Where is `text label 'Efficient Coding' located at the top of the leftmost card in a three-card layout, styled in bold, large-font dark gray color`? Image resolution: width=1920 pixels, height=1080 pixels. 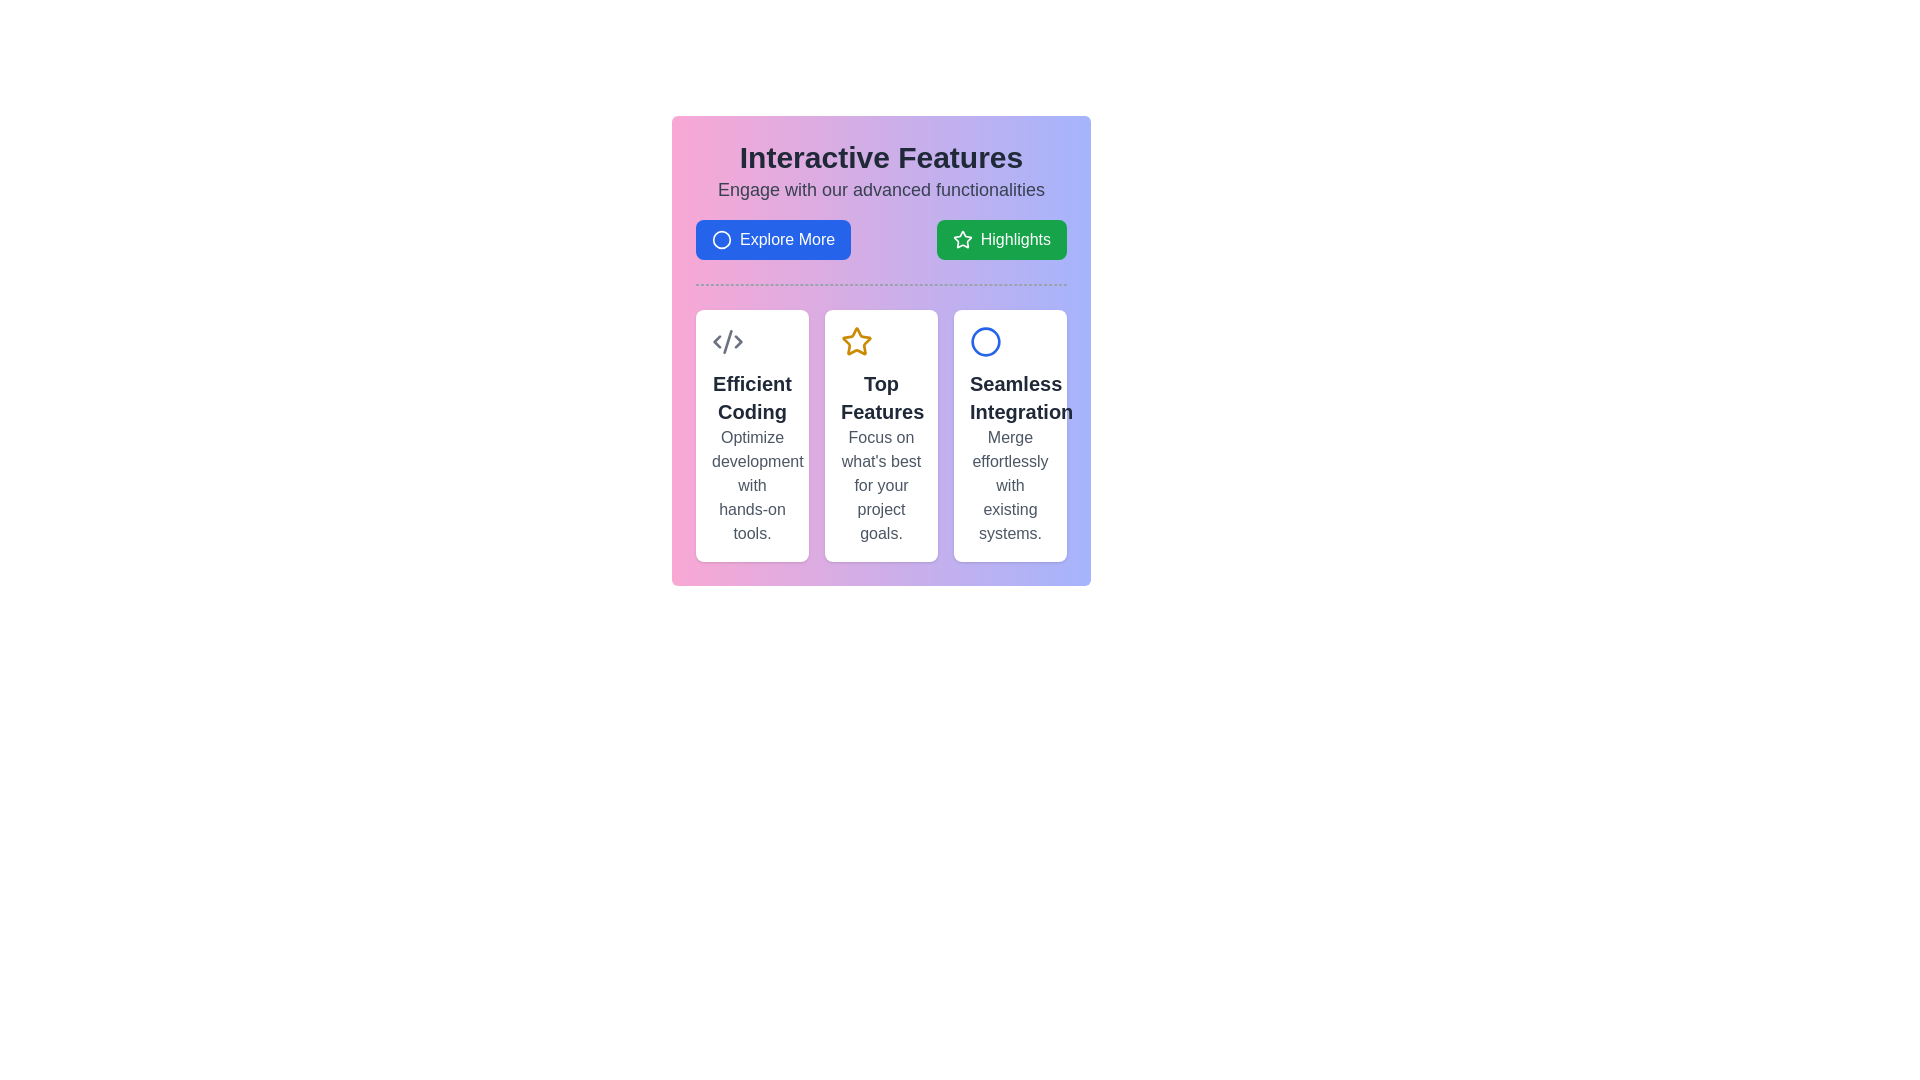 text label 'Efficient Coding' located at the top of the leftmost card in a three-card layout, styled in bold, large-font dark gray color is located at coordinates (751, 397).